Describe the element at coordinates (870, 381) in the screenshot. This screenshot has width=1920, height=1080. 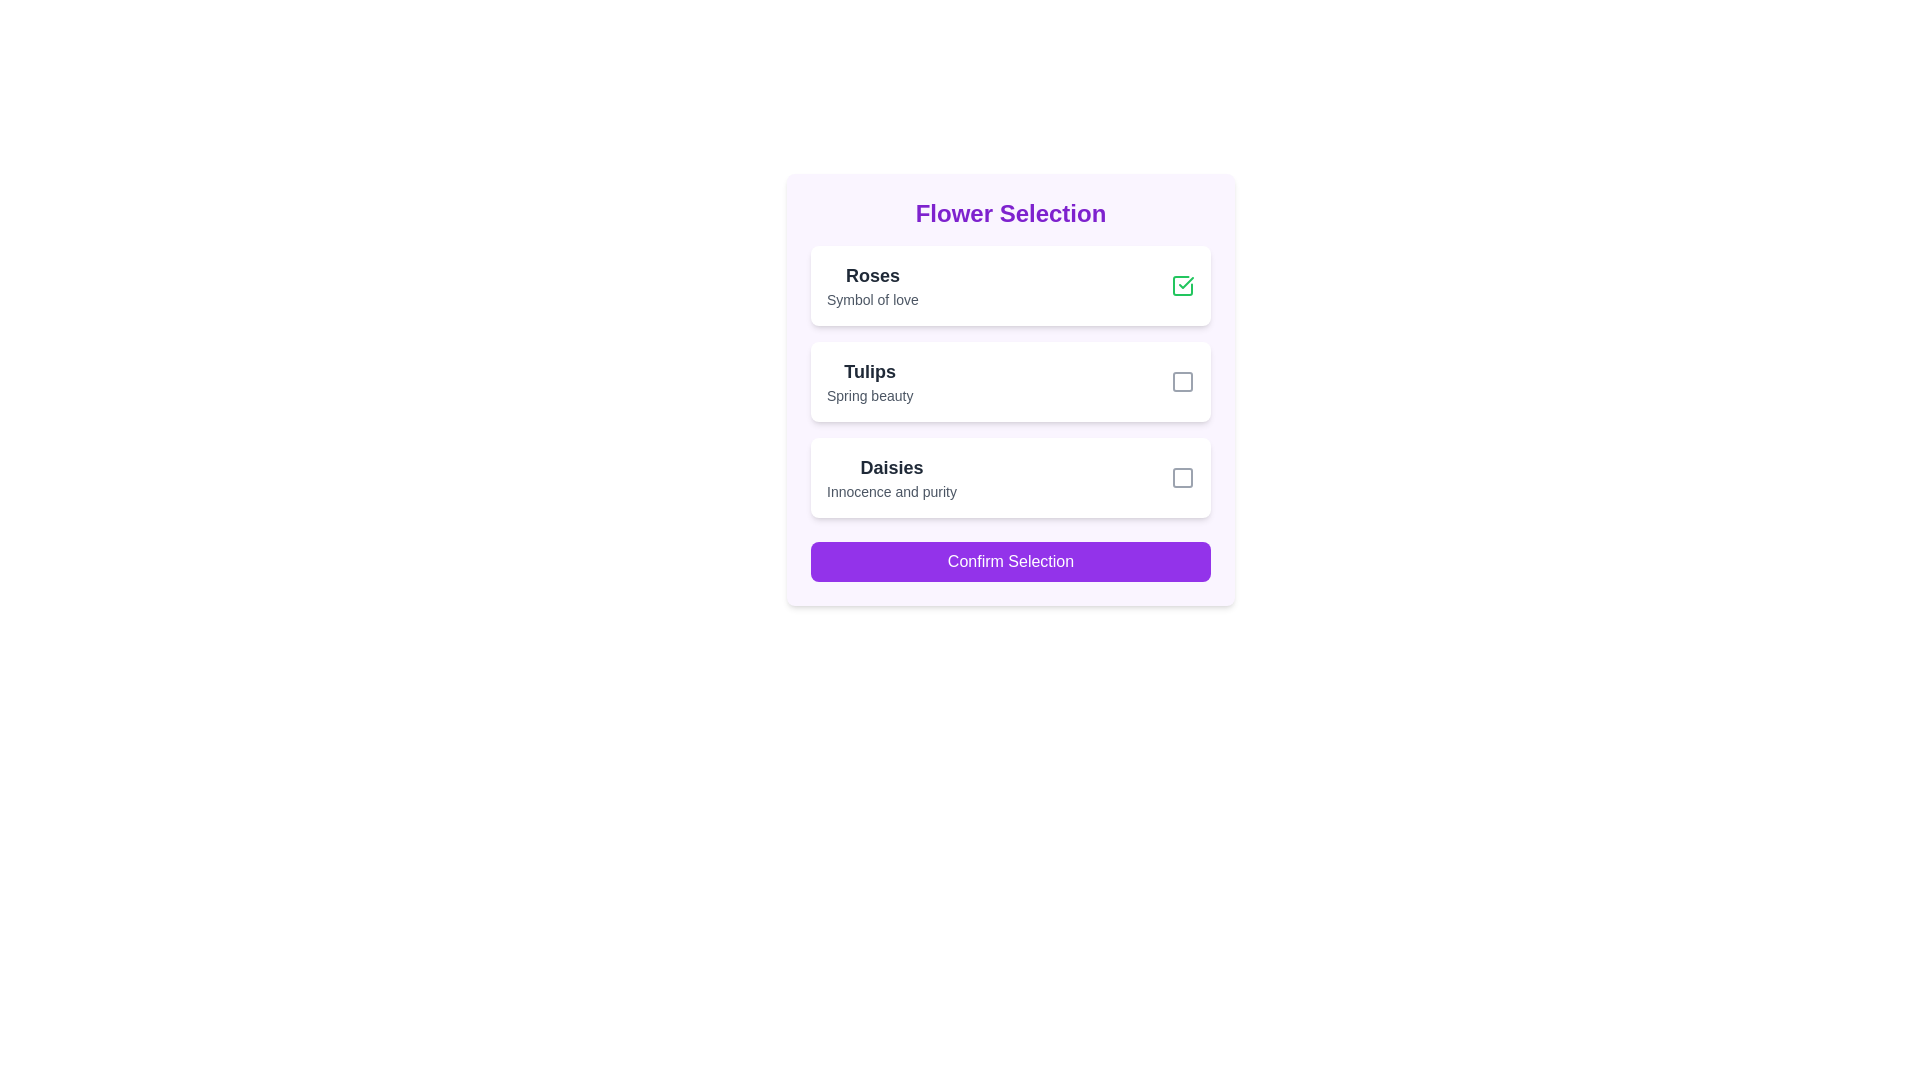
I see `text content of the text label component that displays 'Tulips' and 'Spring beauty' within the second card of the 'Flower Selection' list` at that location.